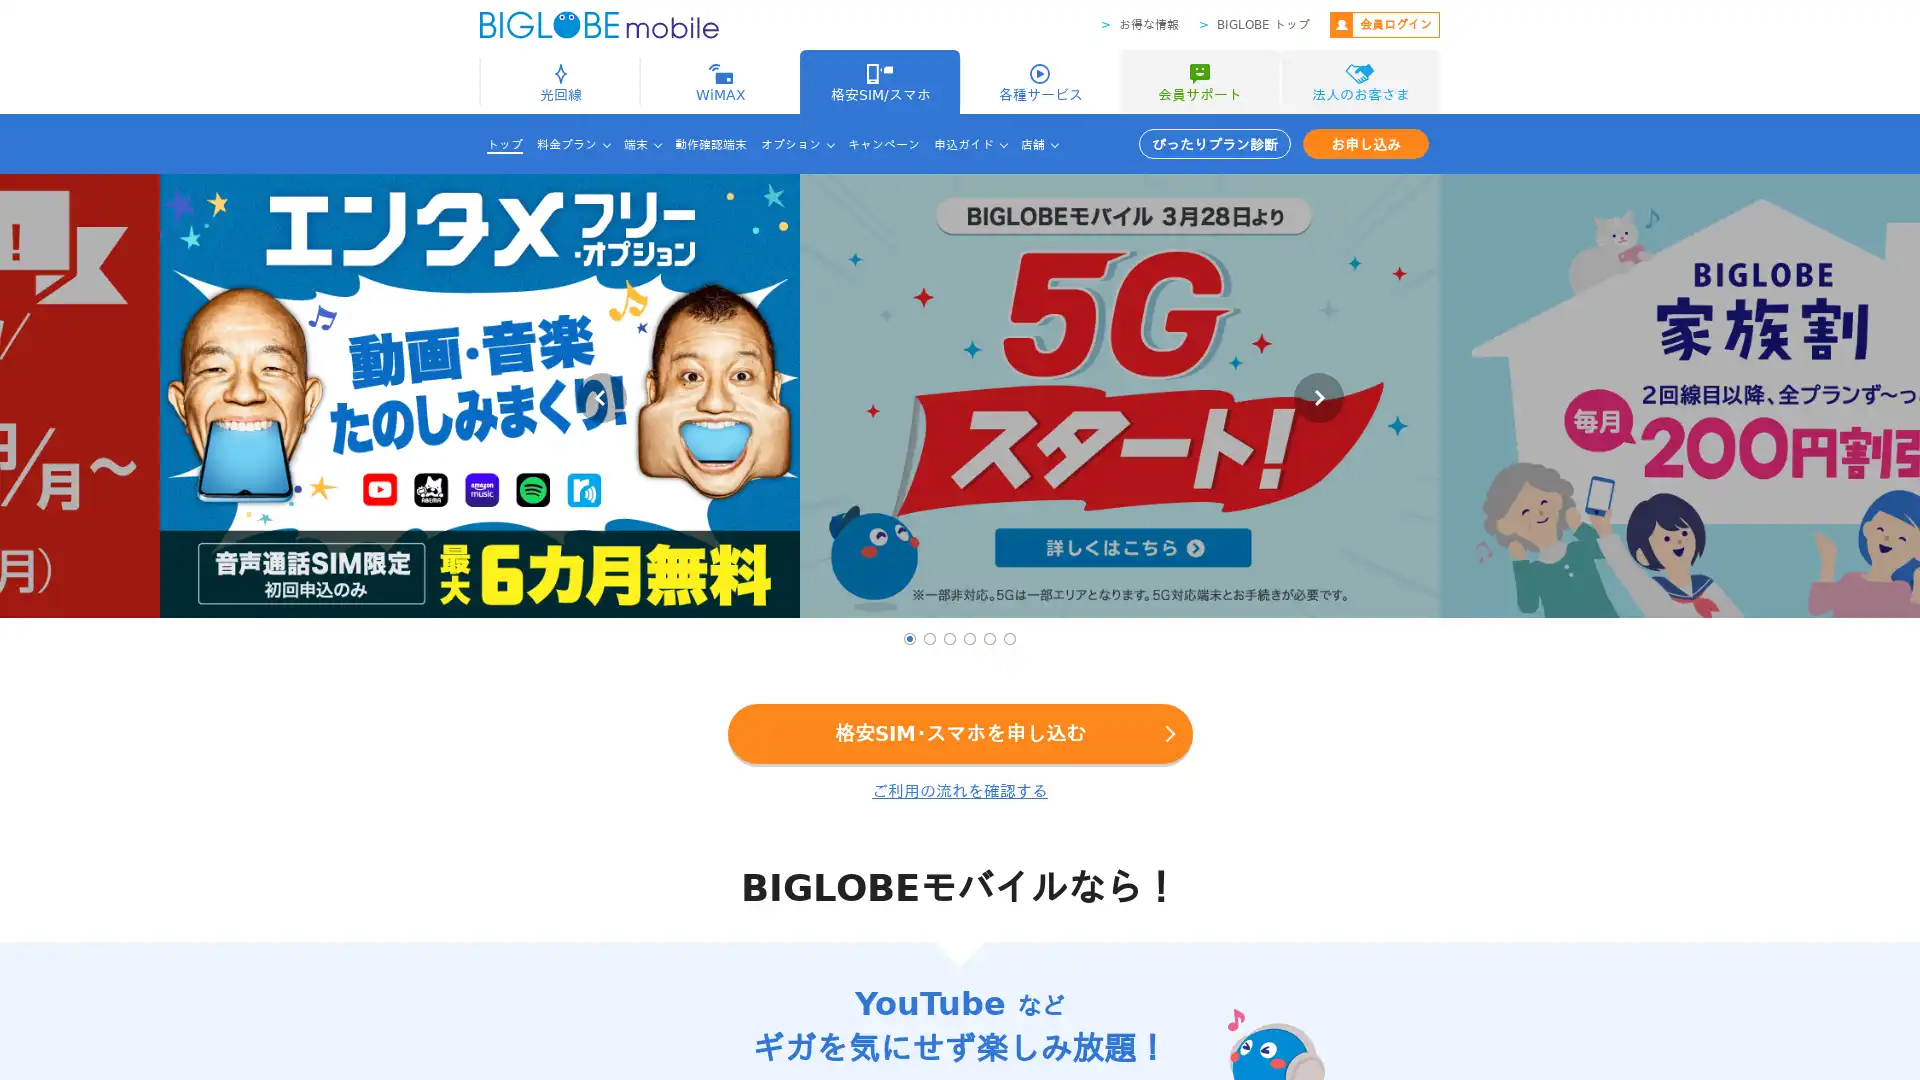 Image resolution: width=1920 pixels, height=1080 pixels. I want to click on Previous, so click(599, 397).